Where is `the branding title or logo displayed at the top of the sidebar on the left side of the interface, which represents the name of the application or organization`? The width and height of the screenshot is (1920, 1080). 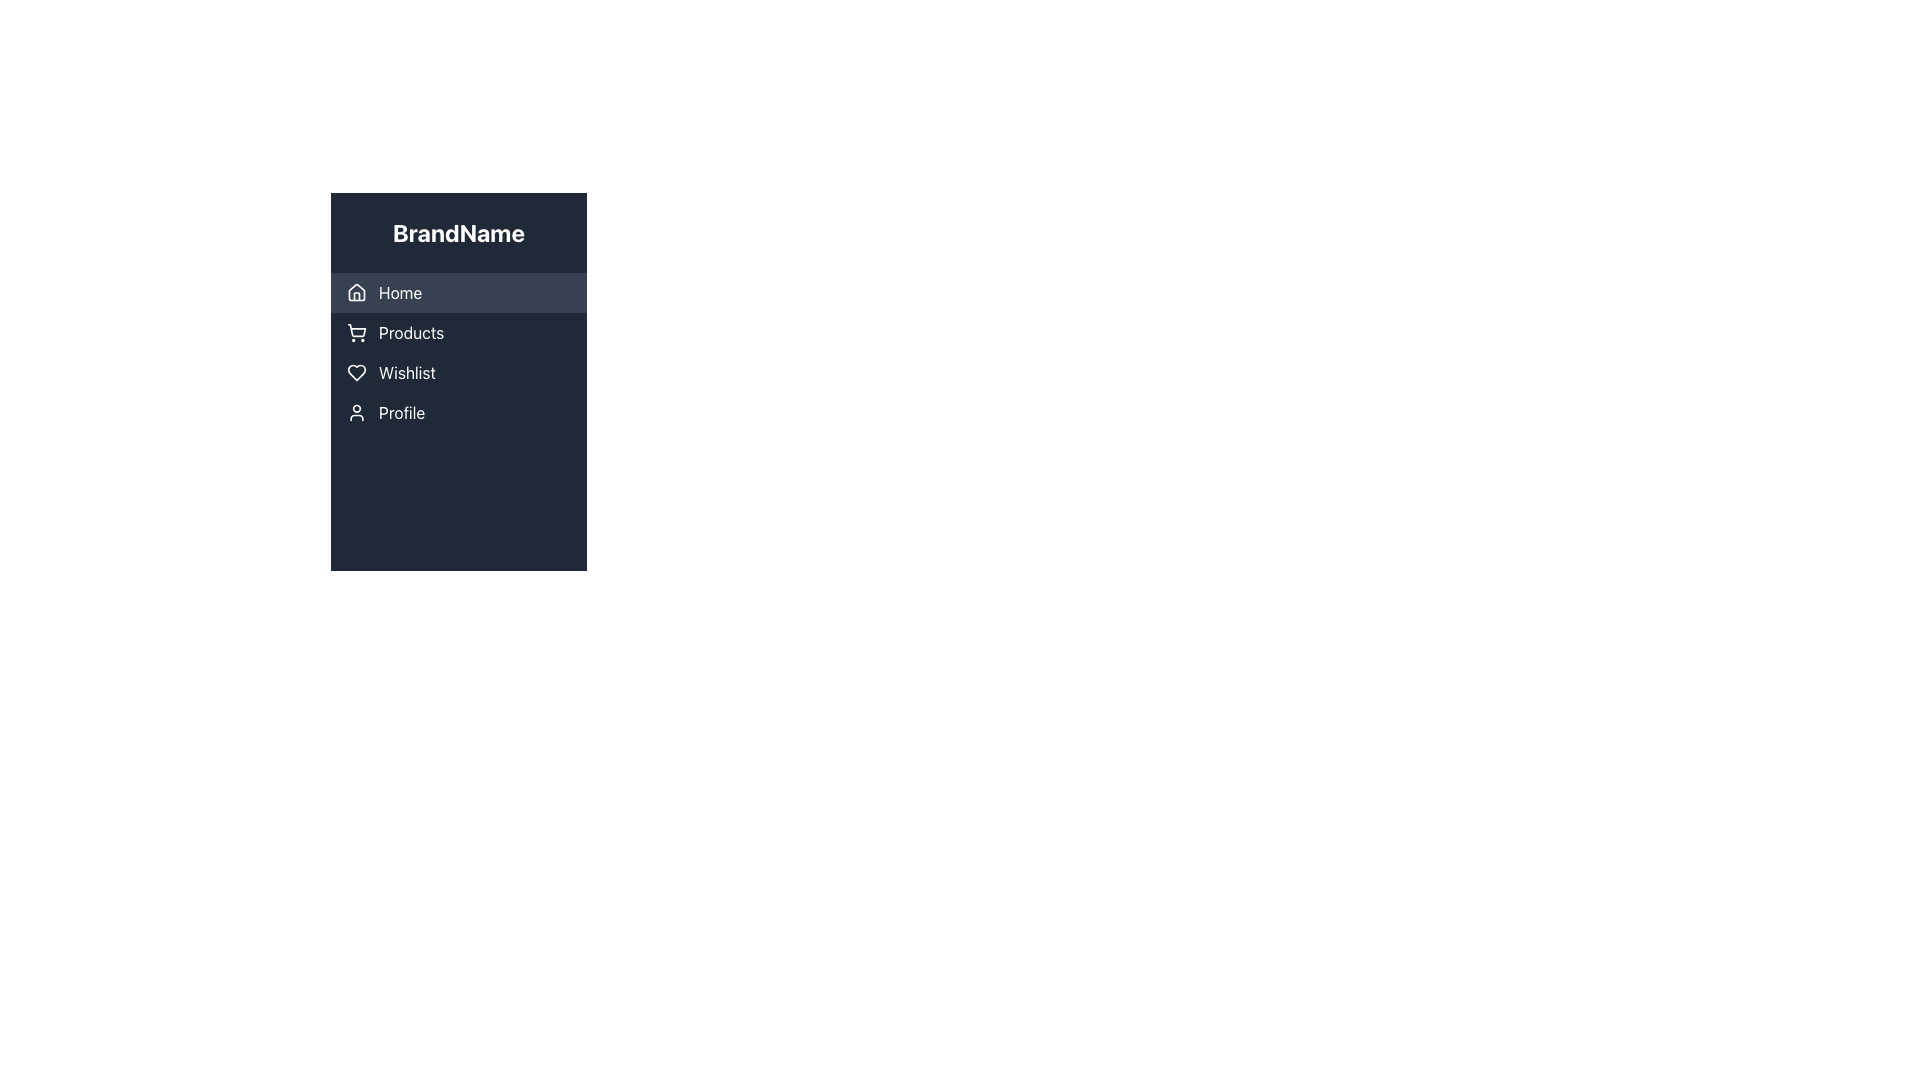 the branding title or logo displayed at the top of the sidebar on the left side of the interface, which represents the name of the application or organization is located at coordinates (458, 231).